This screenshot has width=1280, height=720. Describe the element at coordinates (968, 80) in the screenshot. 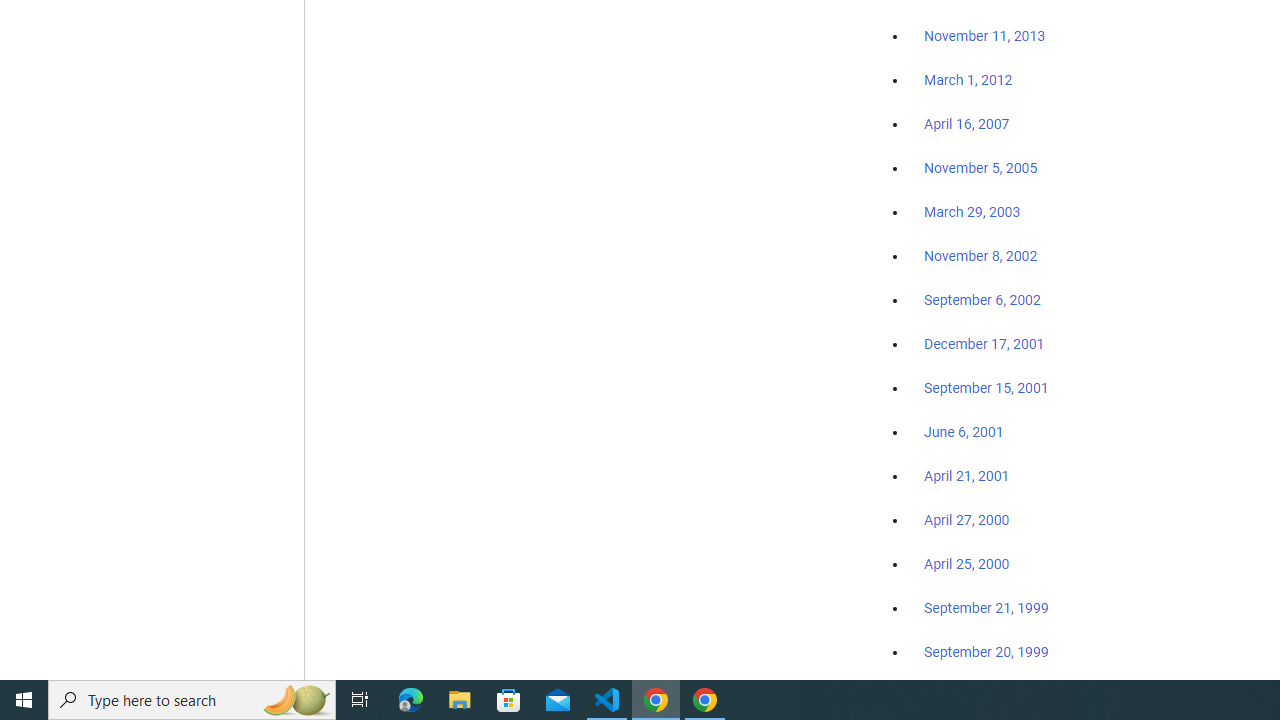

I see `'March 1, 2012'` at that location.